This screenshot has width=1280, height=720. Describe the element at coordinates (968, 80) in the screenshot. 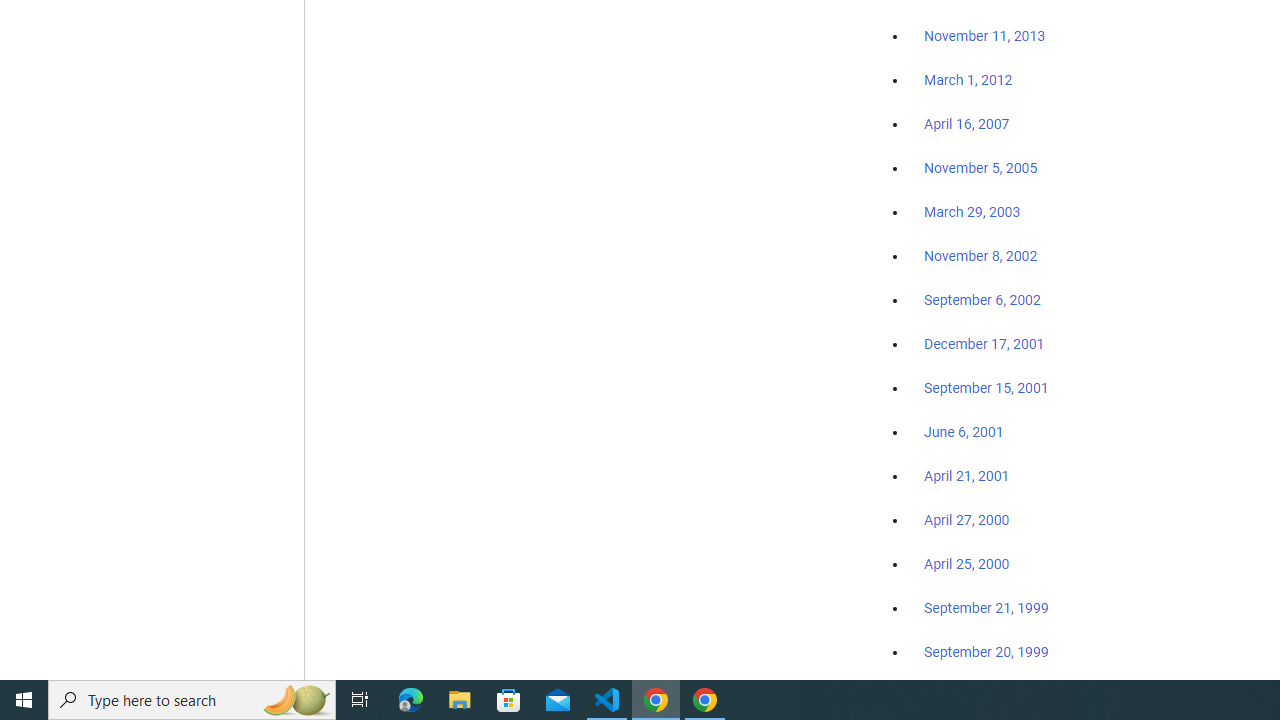

I see `'March 1, 2012'` at that location.